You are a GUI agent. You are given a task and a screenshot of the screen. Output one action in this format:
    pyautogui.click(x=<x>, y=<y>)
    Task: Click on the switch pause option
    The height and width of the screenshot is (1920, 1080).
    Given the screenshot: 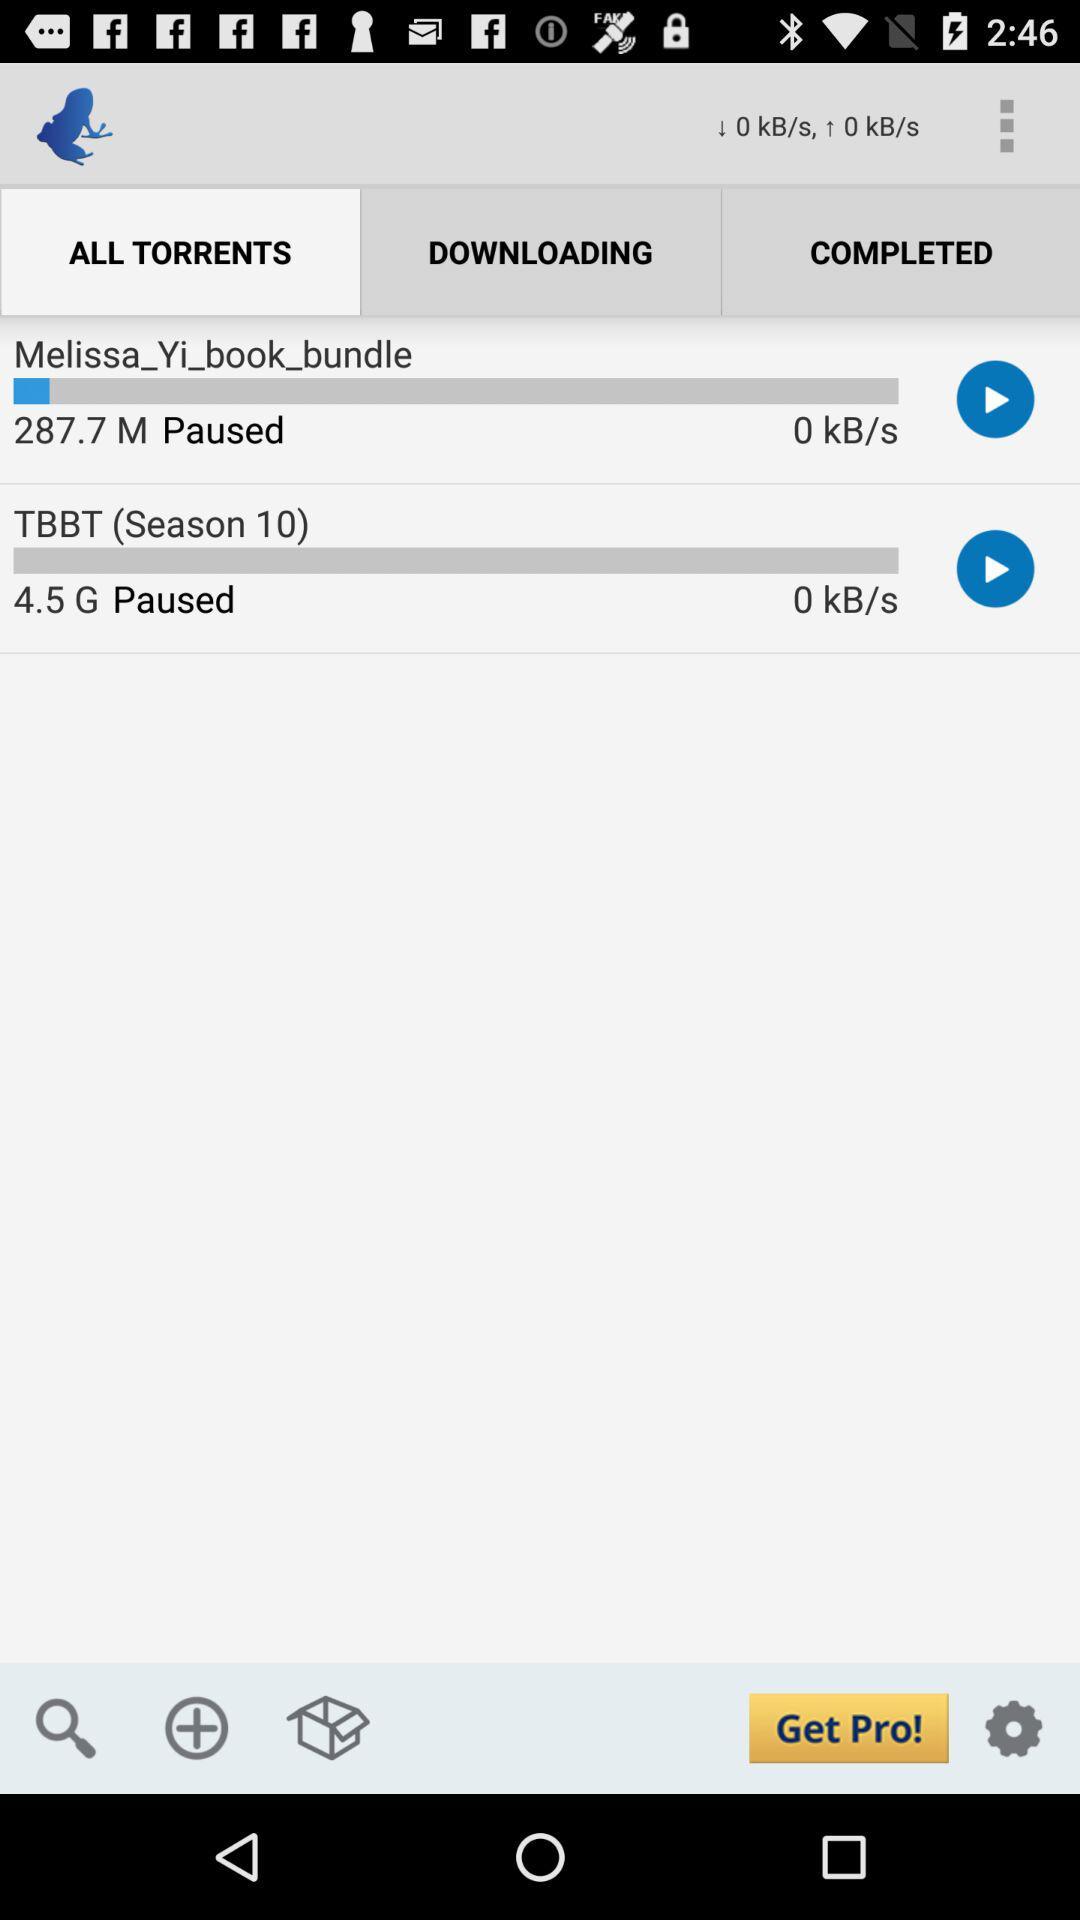 What is the action you would take?
    pyautogui.click(x=995, y=567)
    